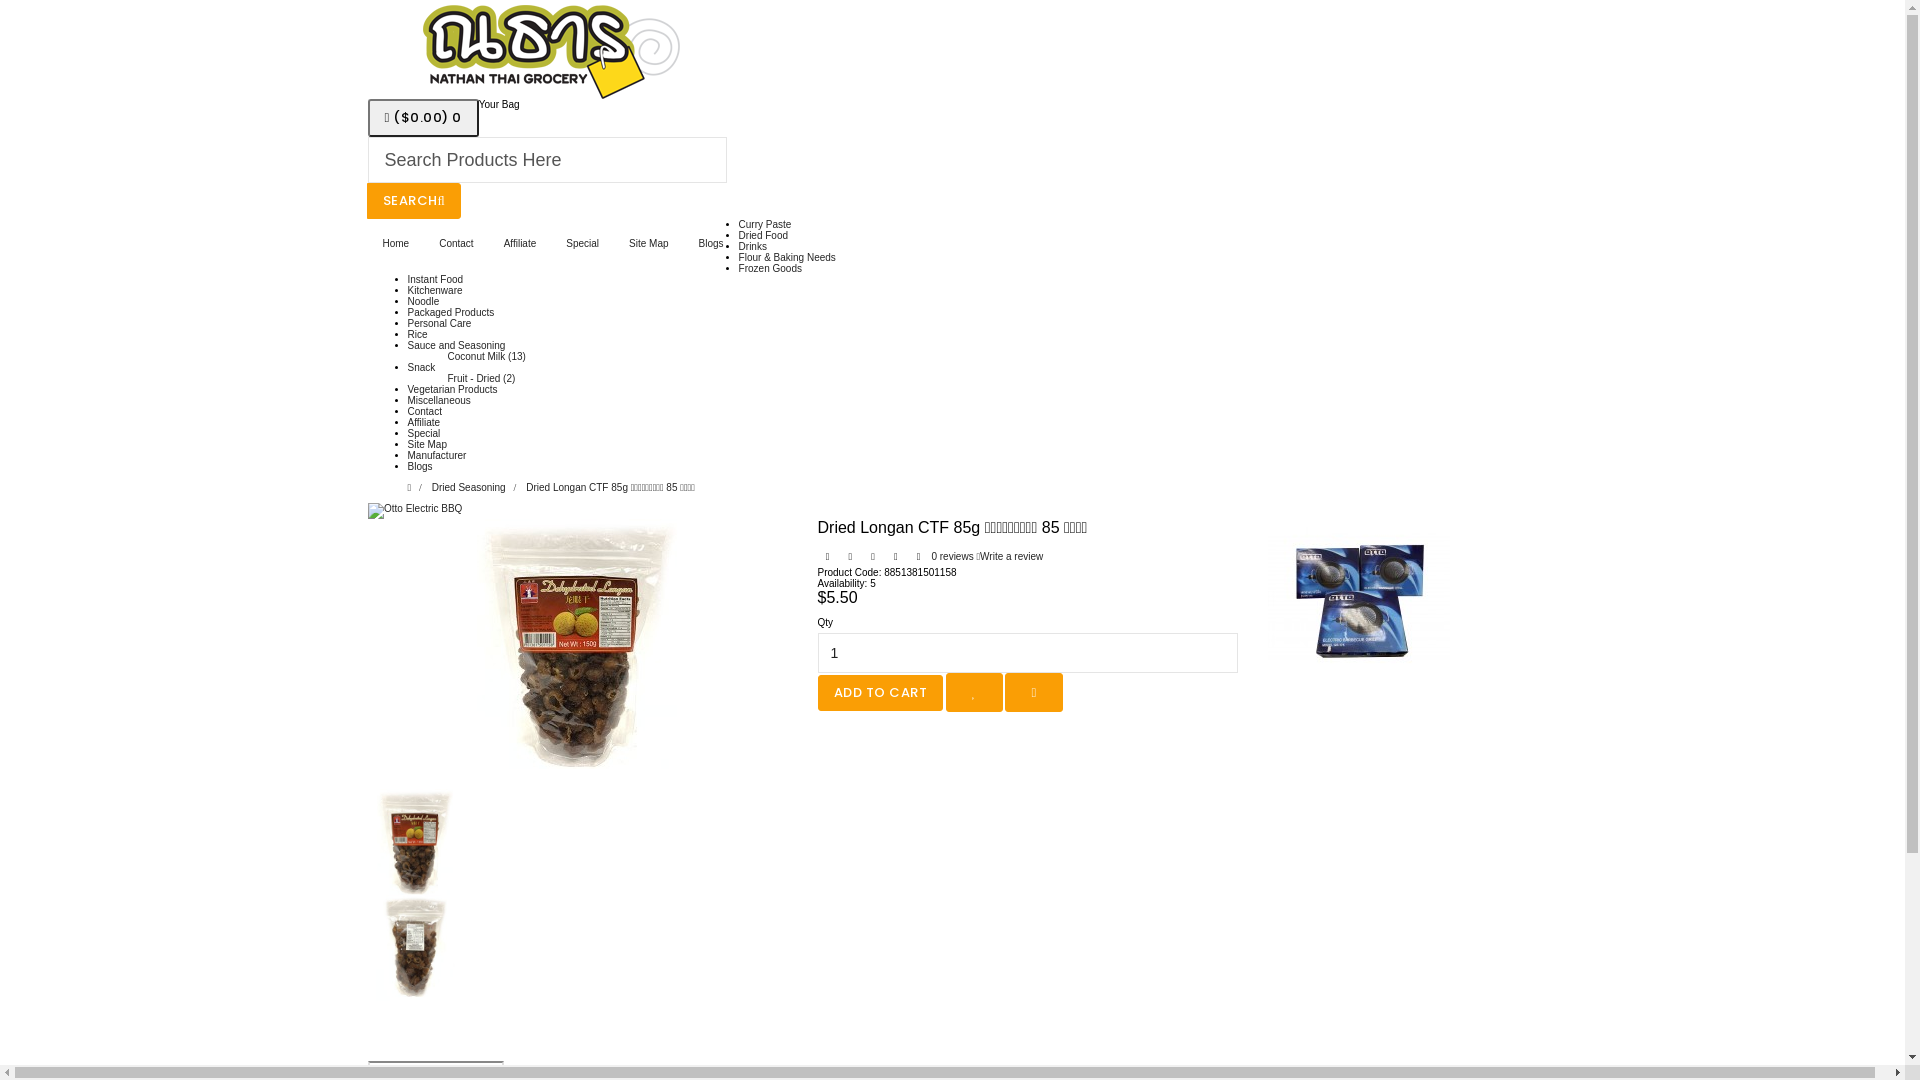 This screenshot has width=1920, height=1080. Describe the element at coordinates (455, 344) in the screenshot. I see `'Sauce and Seasoning'` at that location.